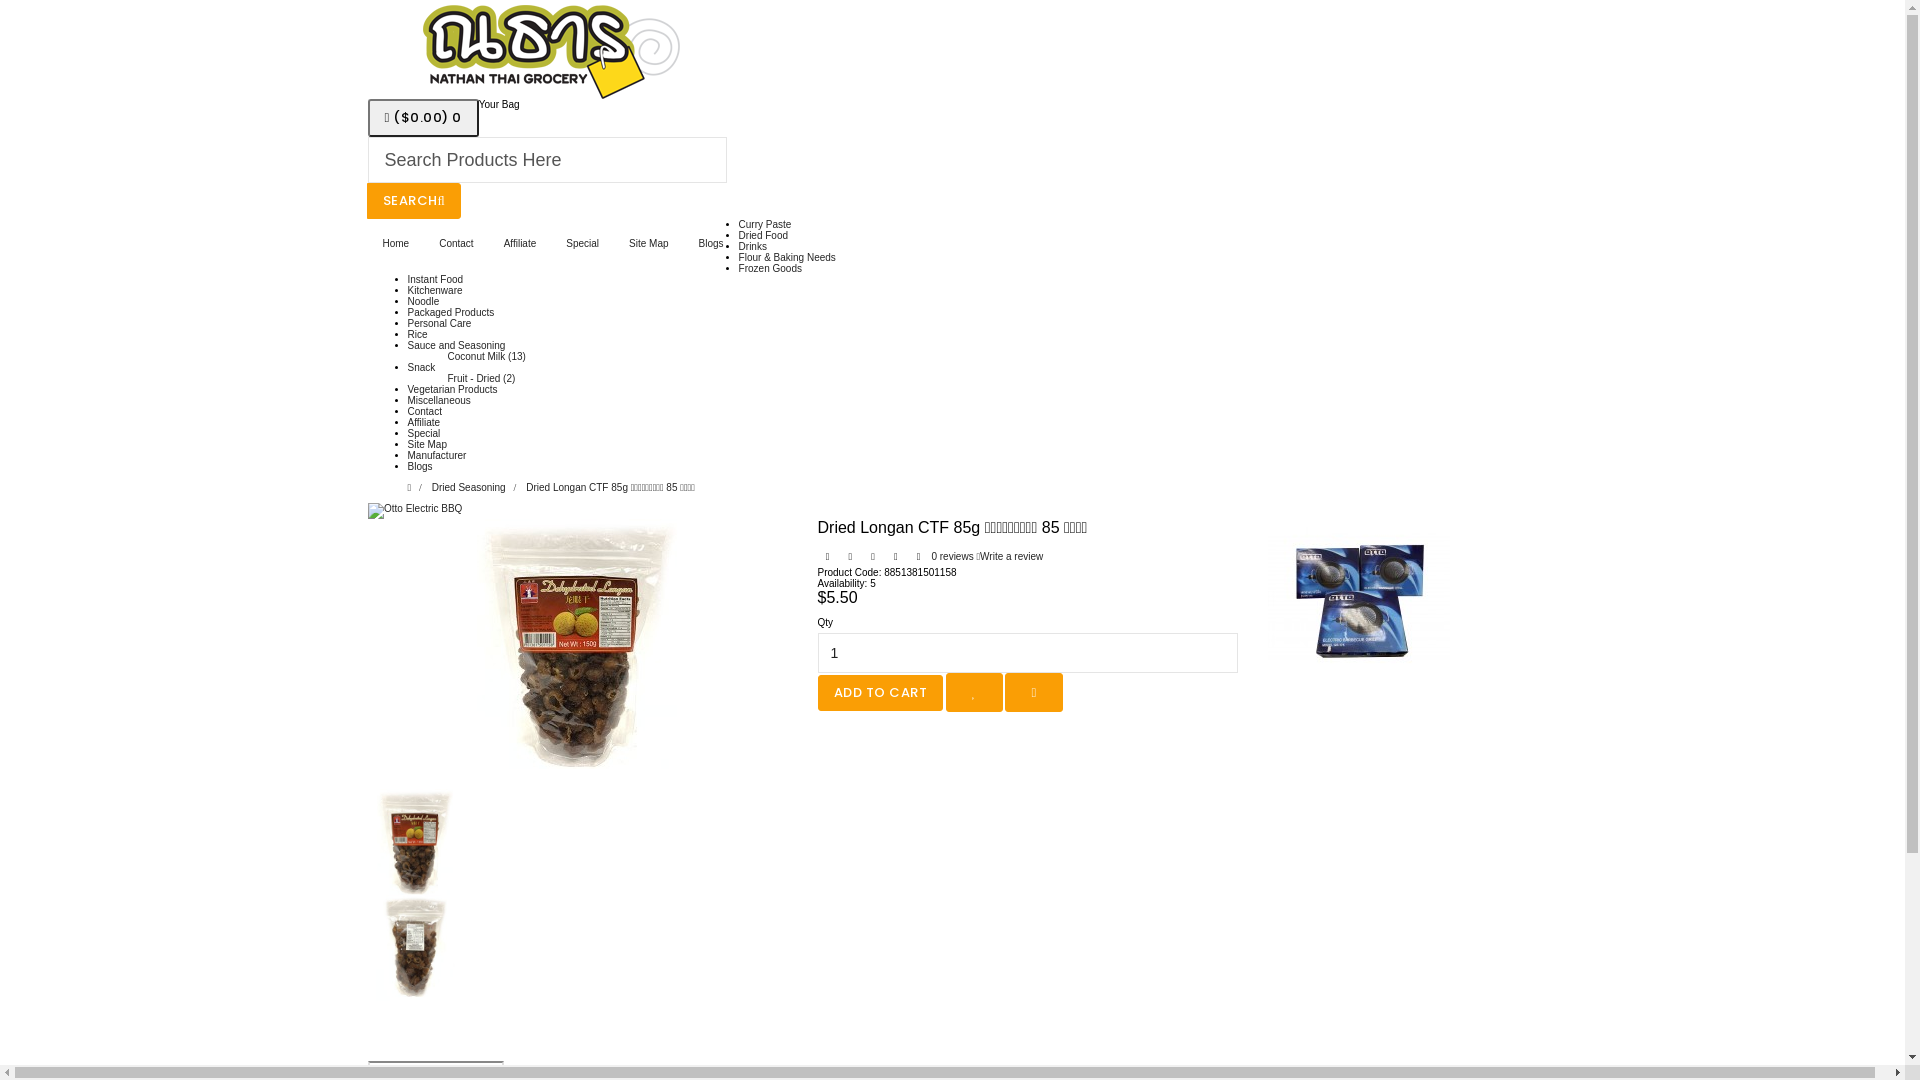 This screenshot has width=1920, height=1080. Describe the element at coordinates (455, 344) in the screenshot. I see `'Sauce and Seasoning'` at that location.